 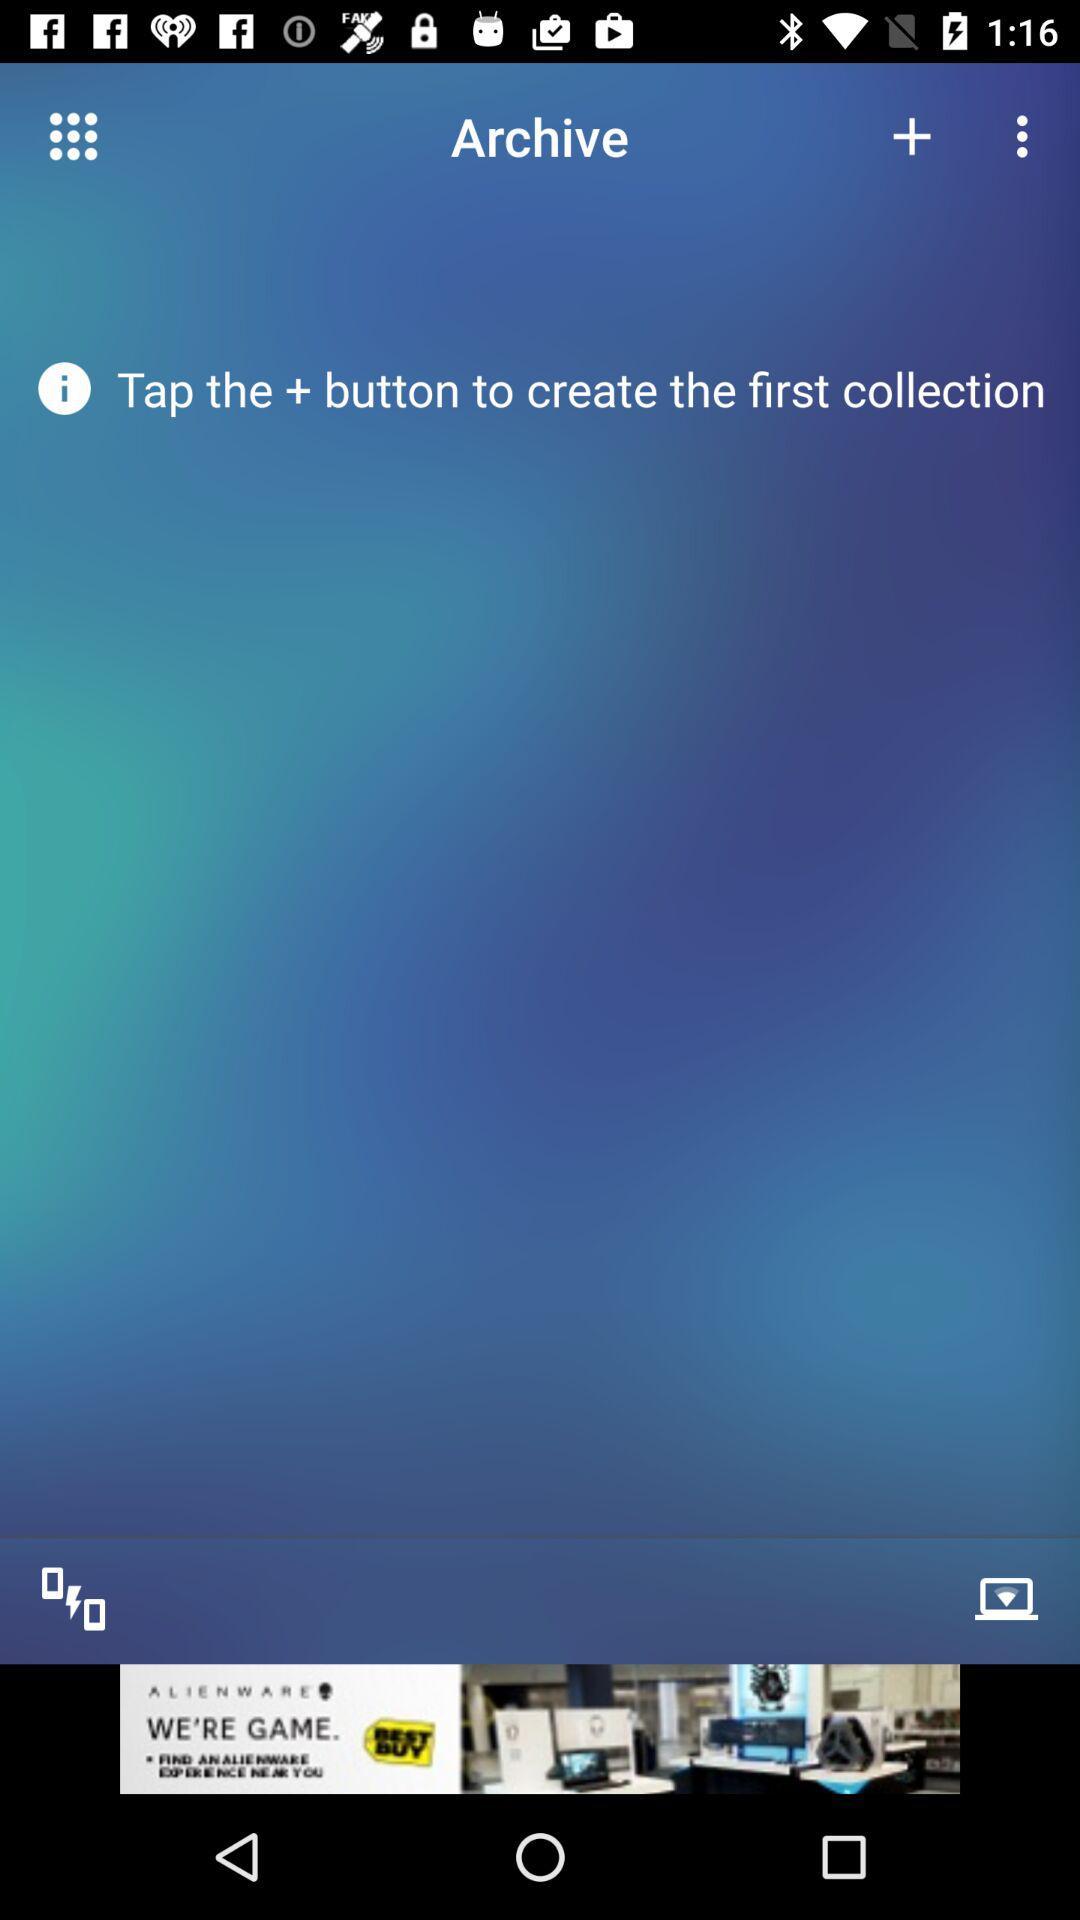 I want to click on number pad option, so click(x=72, y=135).